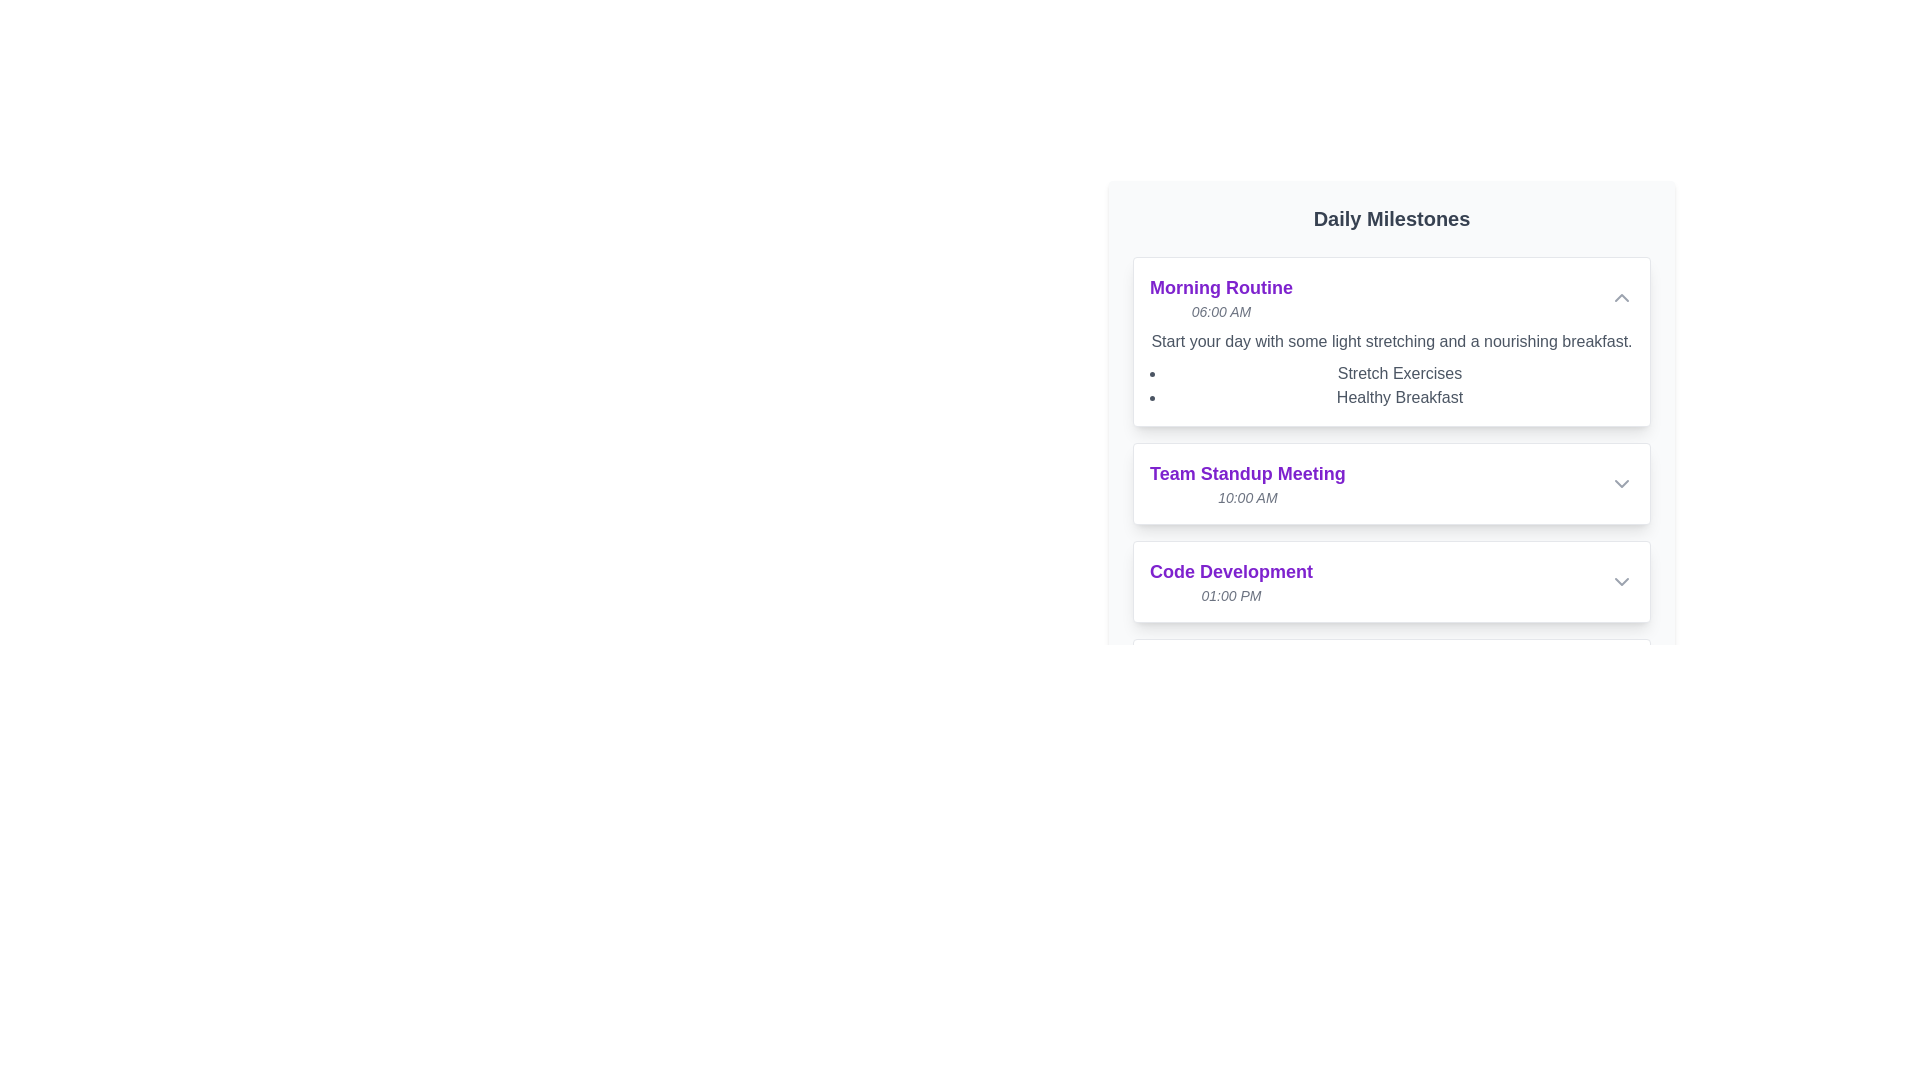 The image size is (1920, 1080). What do you see at coordinates (1622, 582) in the screenshot?
I see `the gray chevron button located on the far right side of the 'Code Development' section` at bounding box center [1622, 582].